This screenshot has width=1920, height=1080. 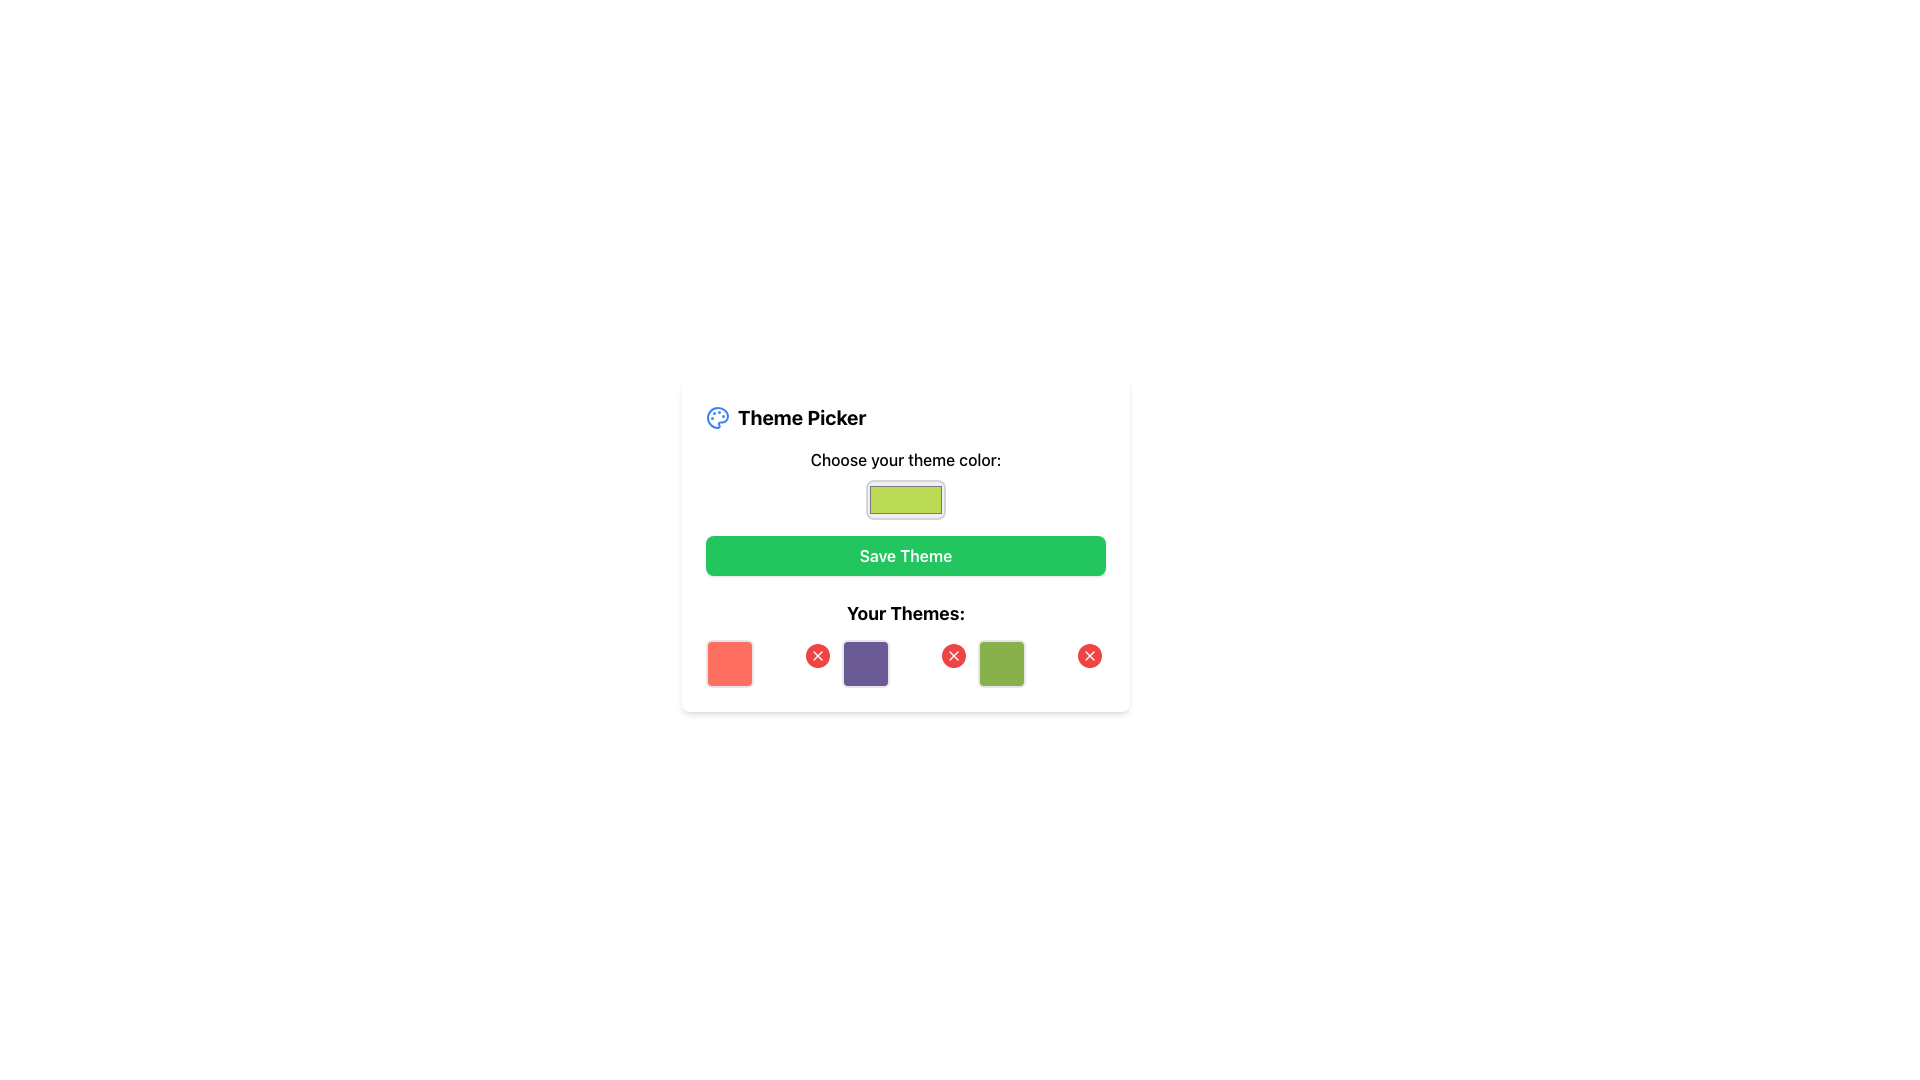 I want to click on the circular red button located in the top-right corner of the green theme box in the 'Your Themes' section, so click(x=1088, y=655).